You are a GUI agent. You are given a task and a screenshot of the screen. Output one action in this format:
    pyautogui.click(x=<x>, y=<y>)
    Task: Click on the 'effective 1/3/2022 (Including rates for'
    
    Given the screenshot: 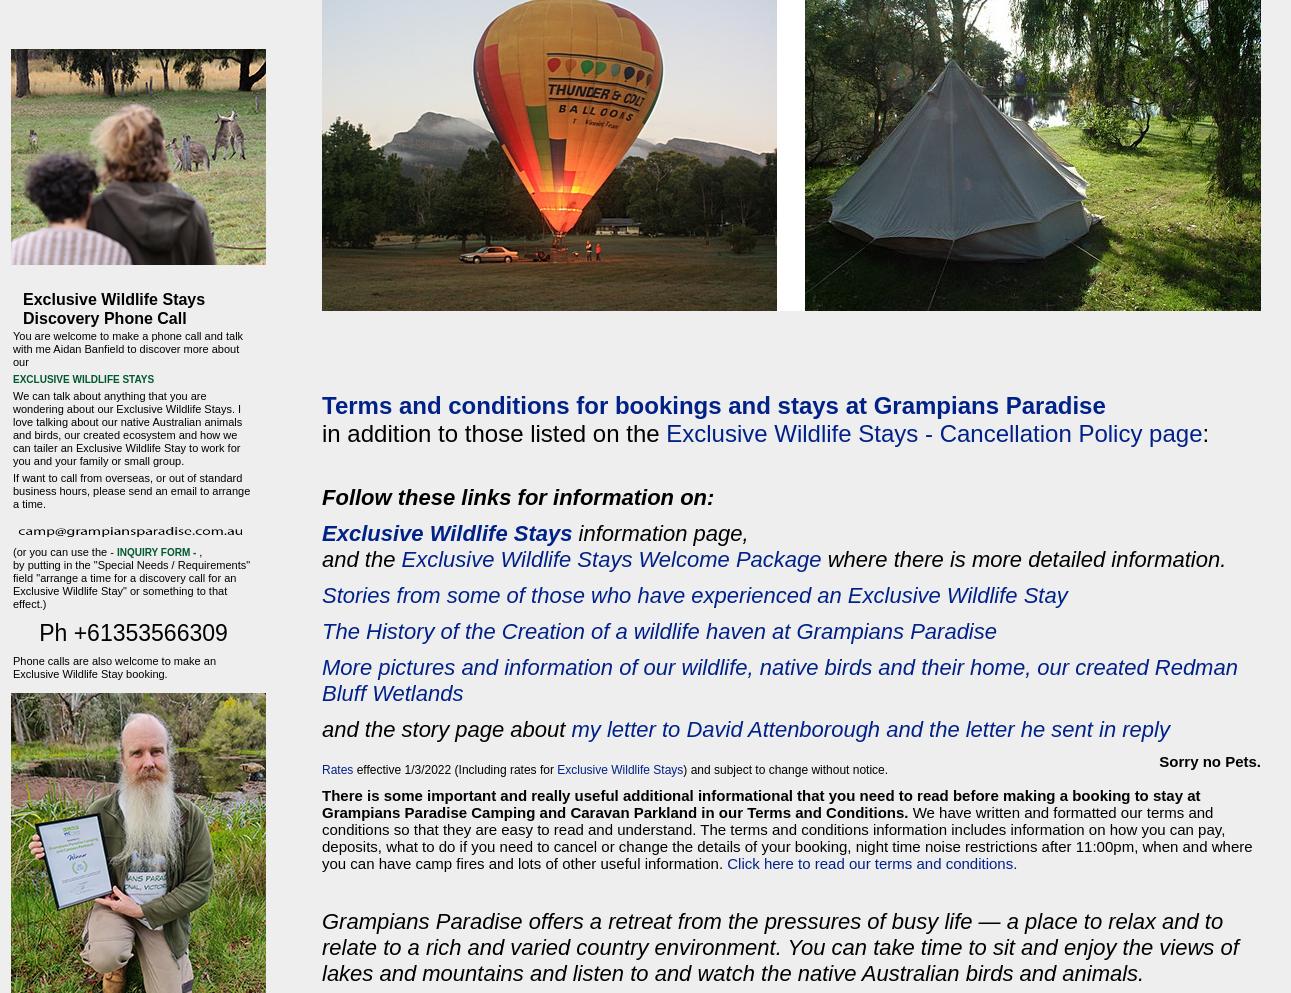 What is the action you would take?
    pyautogui.click(x=453, y=768)
    